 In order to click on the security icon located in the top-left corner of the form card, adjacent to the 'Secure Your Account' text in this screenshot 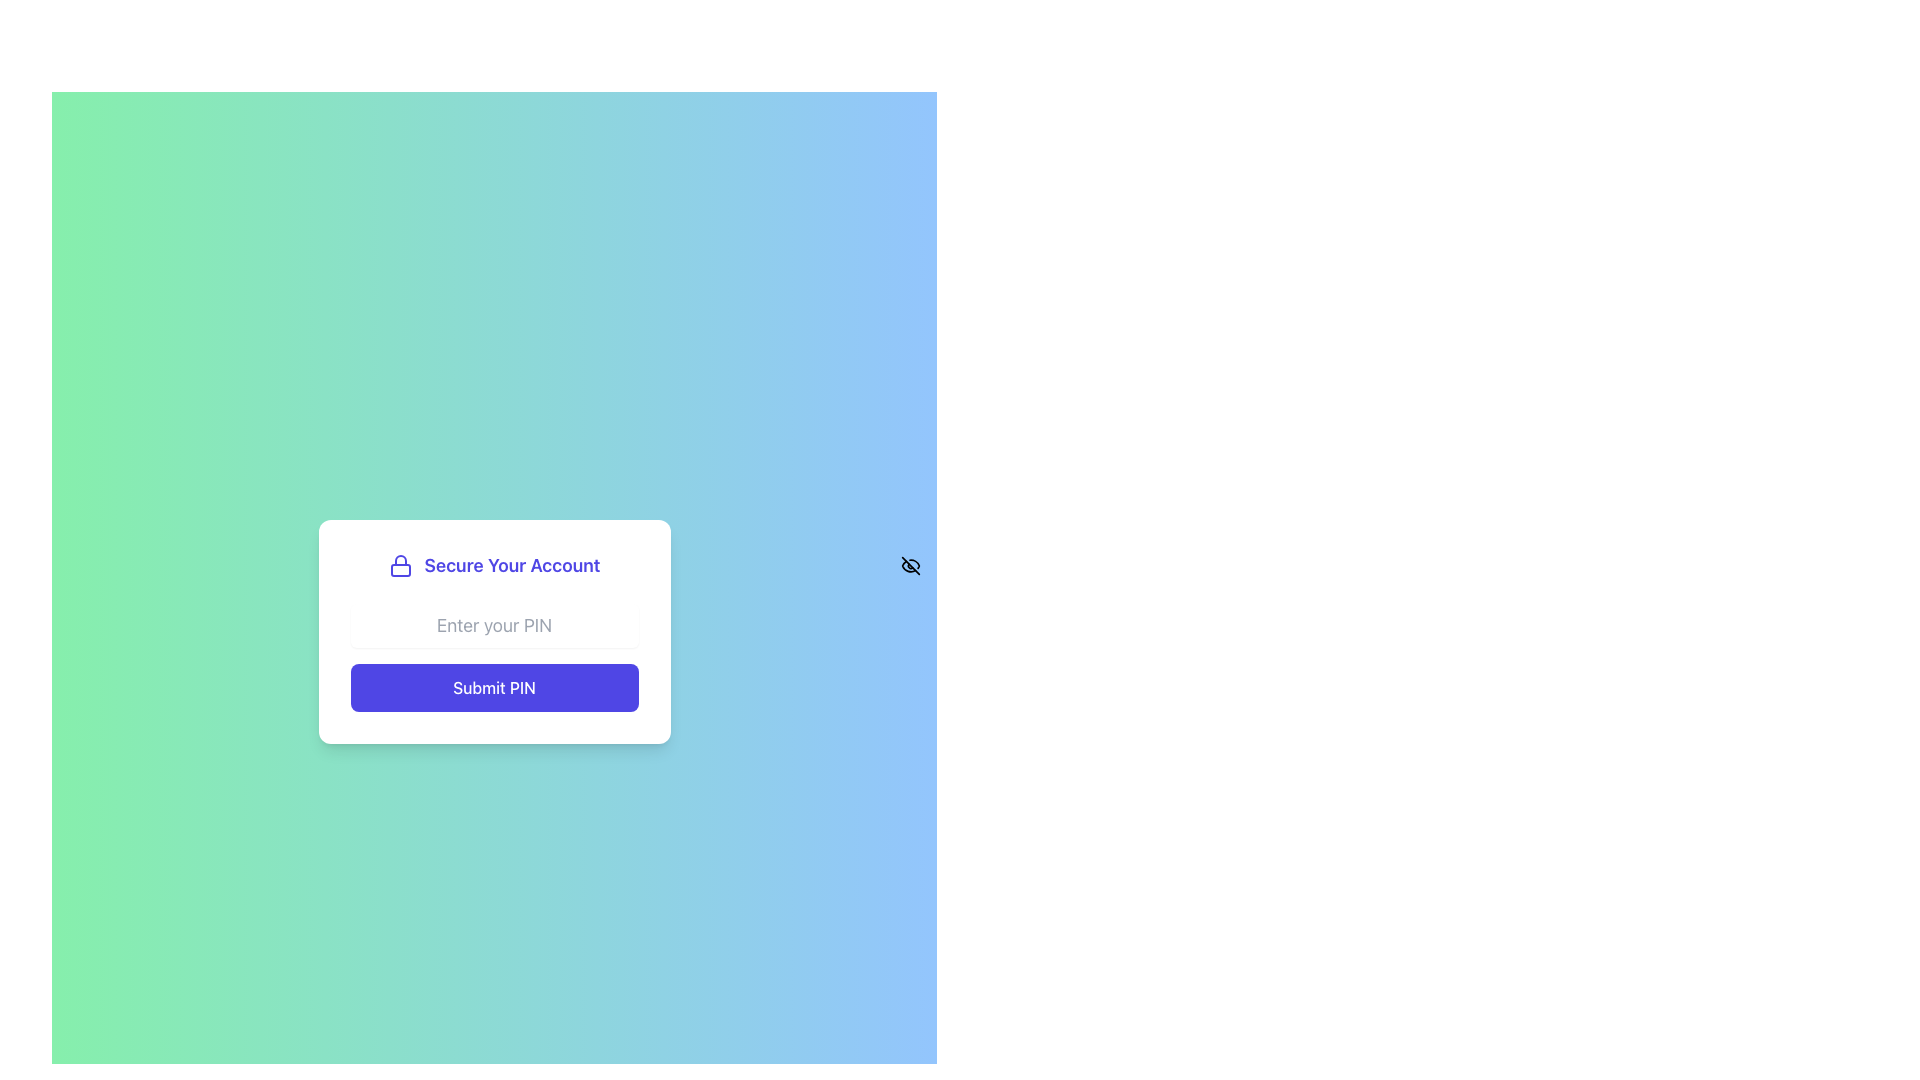, I will do `click(400, 560)`.